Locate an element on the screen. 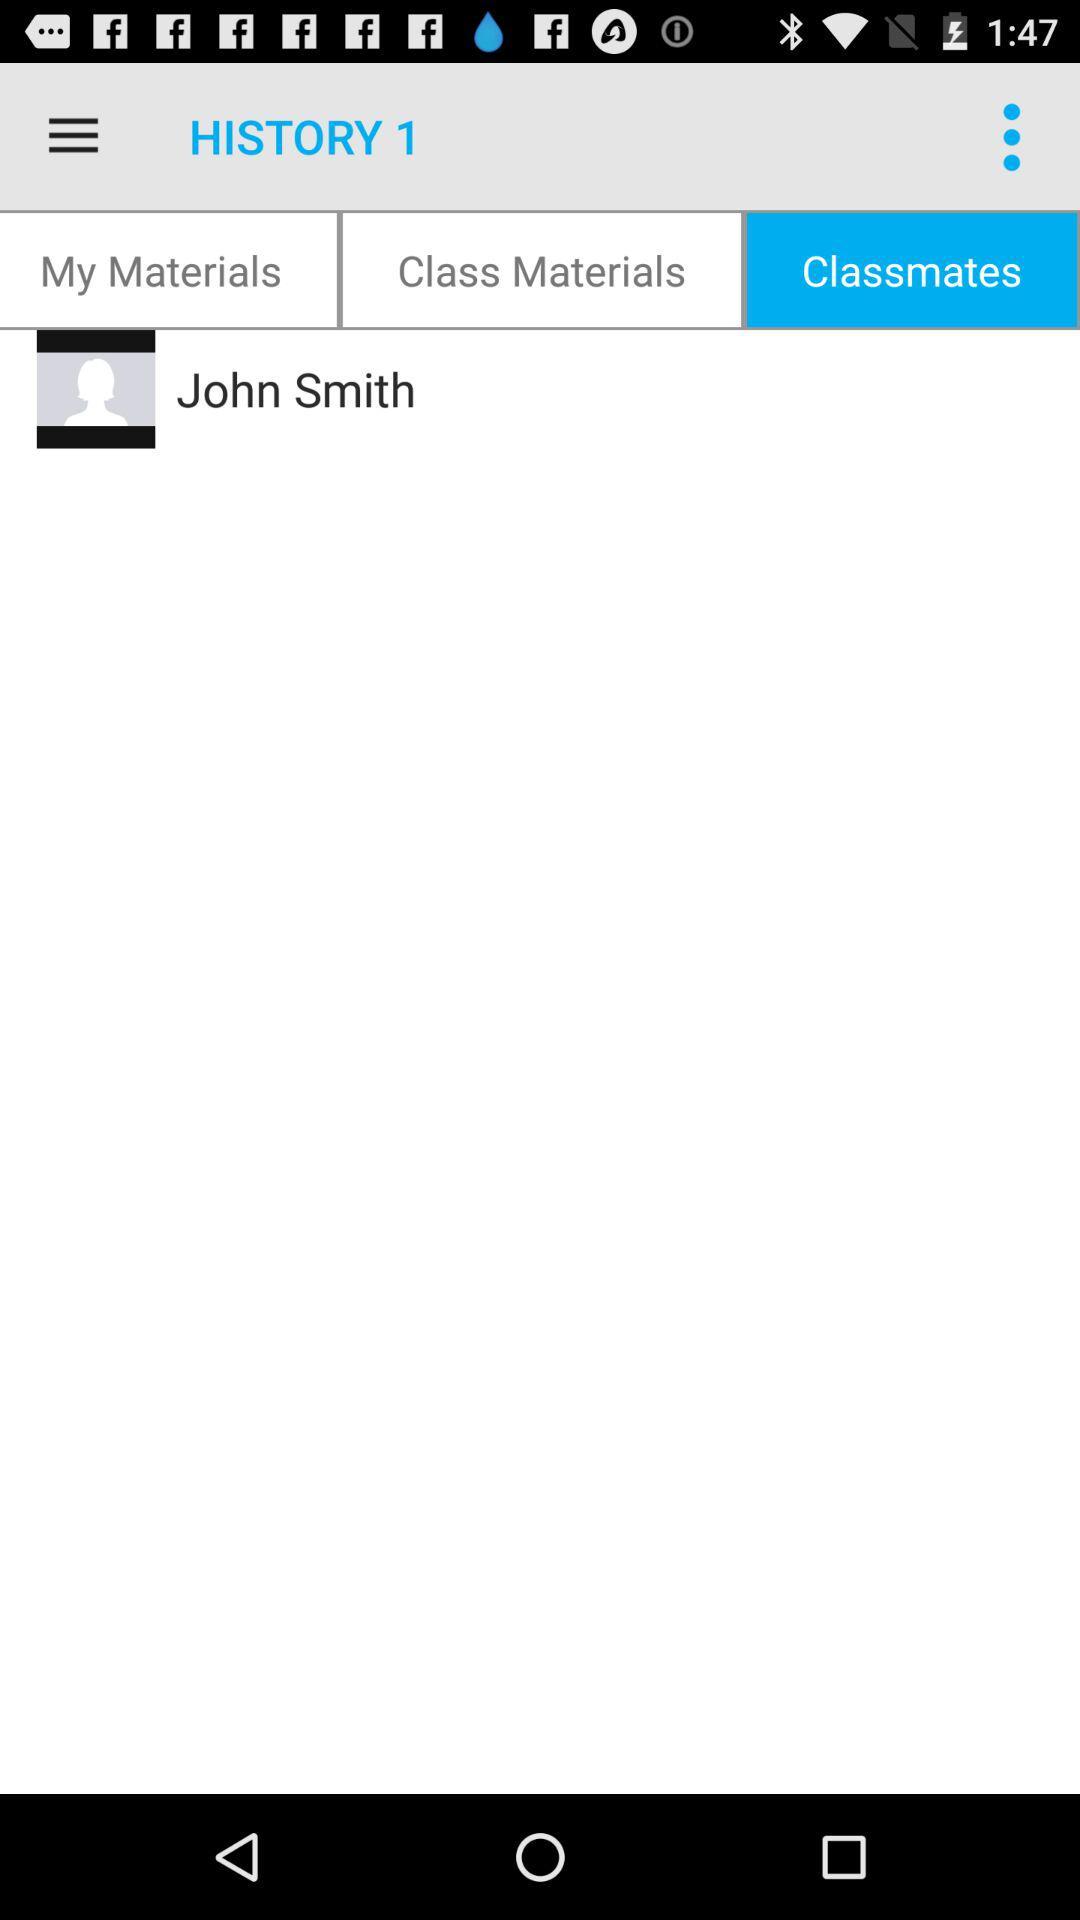  icon to the left of the history 1 item is located at coordinates (72, 135).